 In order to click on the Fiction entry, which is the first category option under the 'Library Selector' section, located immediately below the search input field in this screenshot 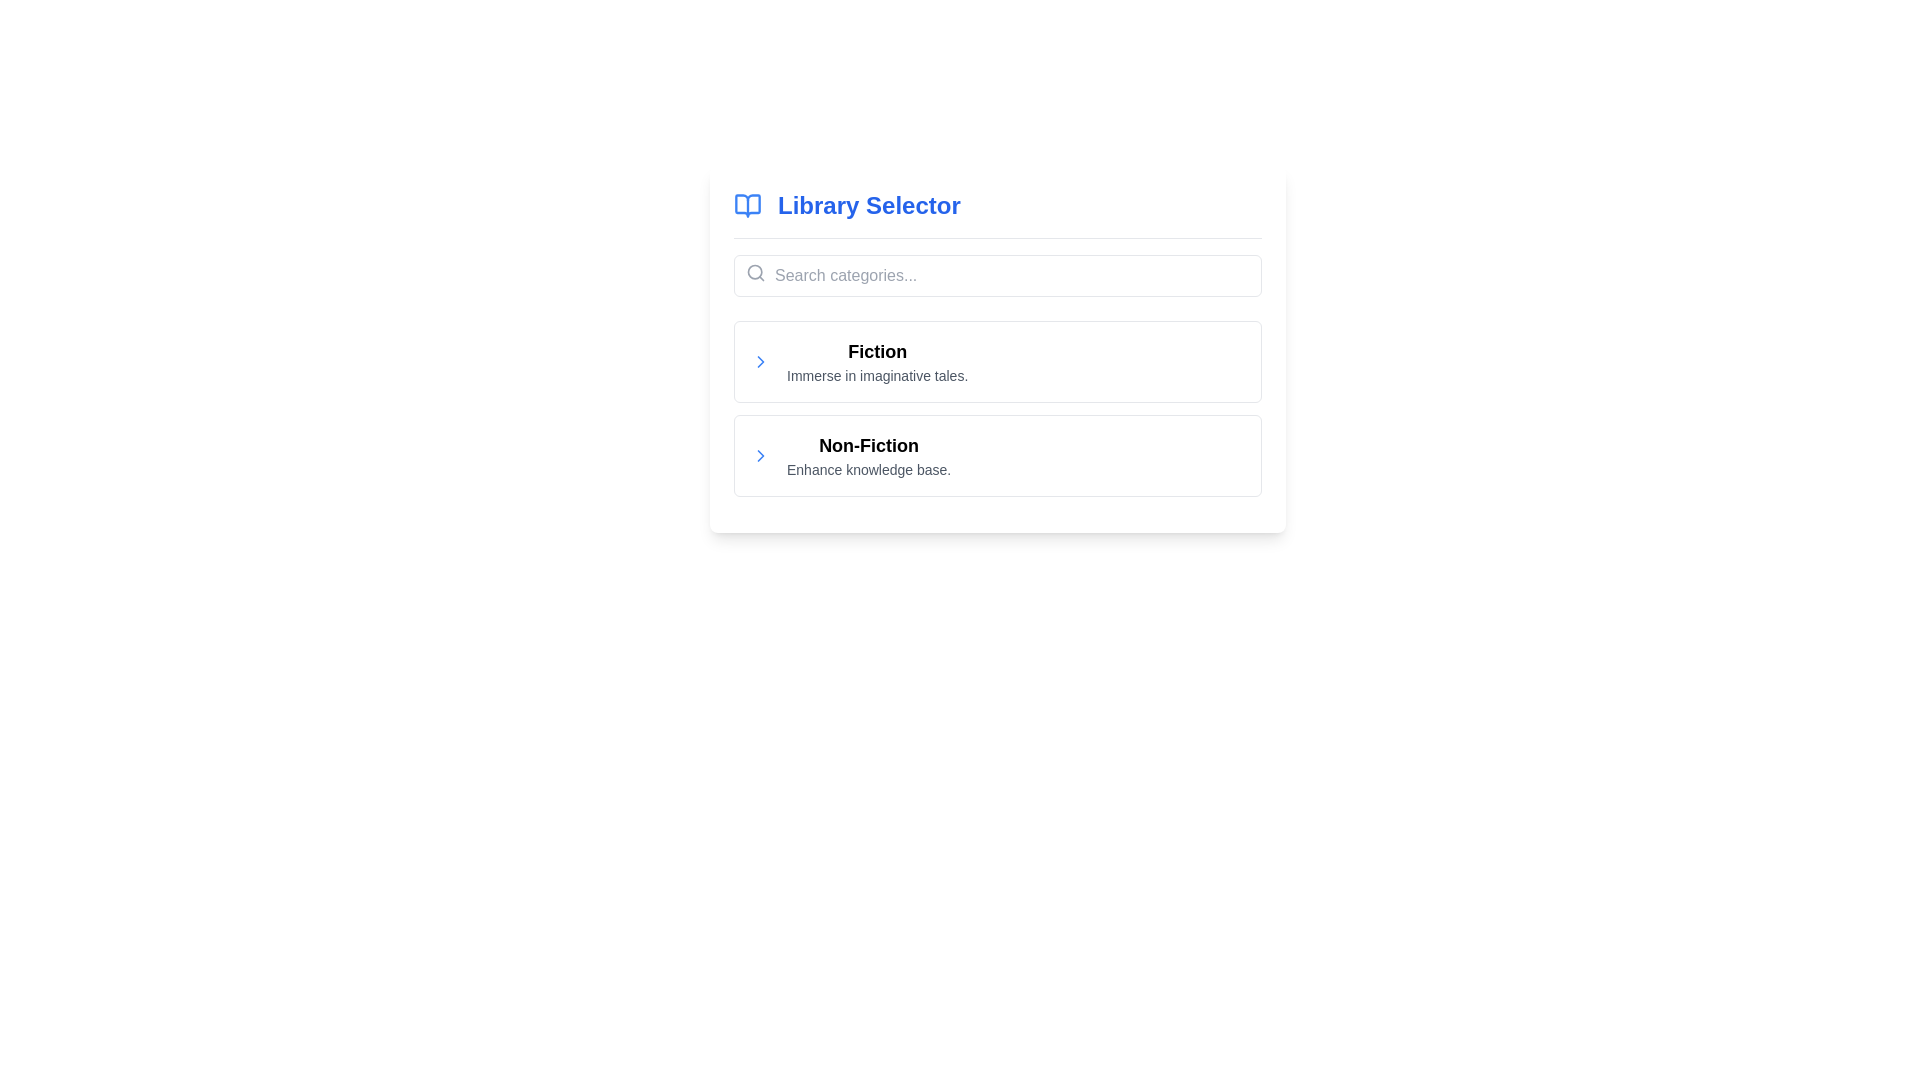, I will do `click(998, 347)`.